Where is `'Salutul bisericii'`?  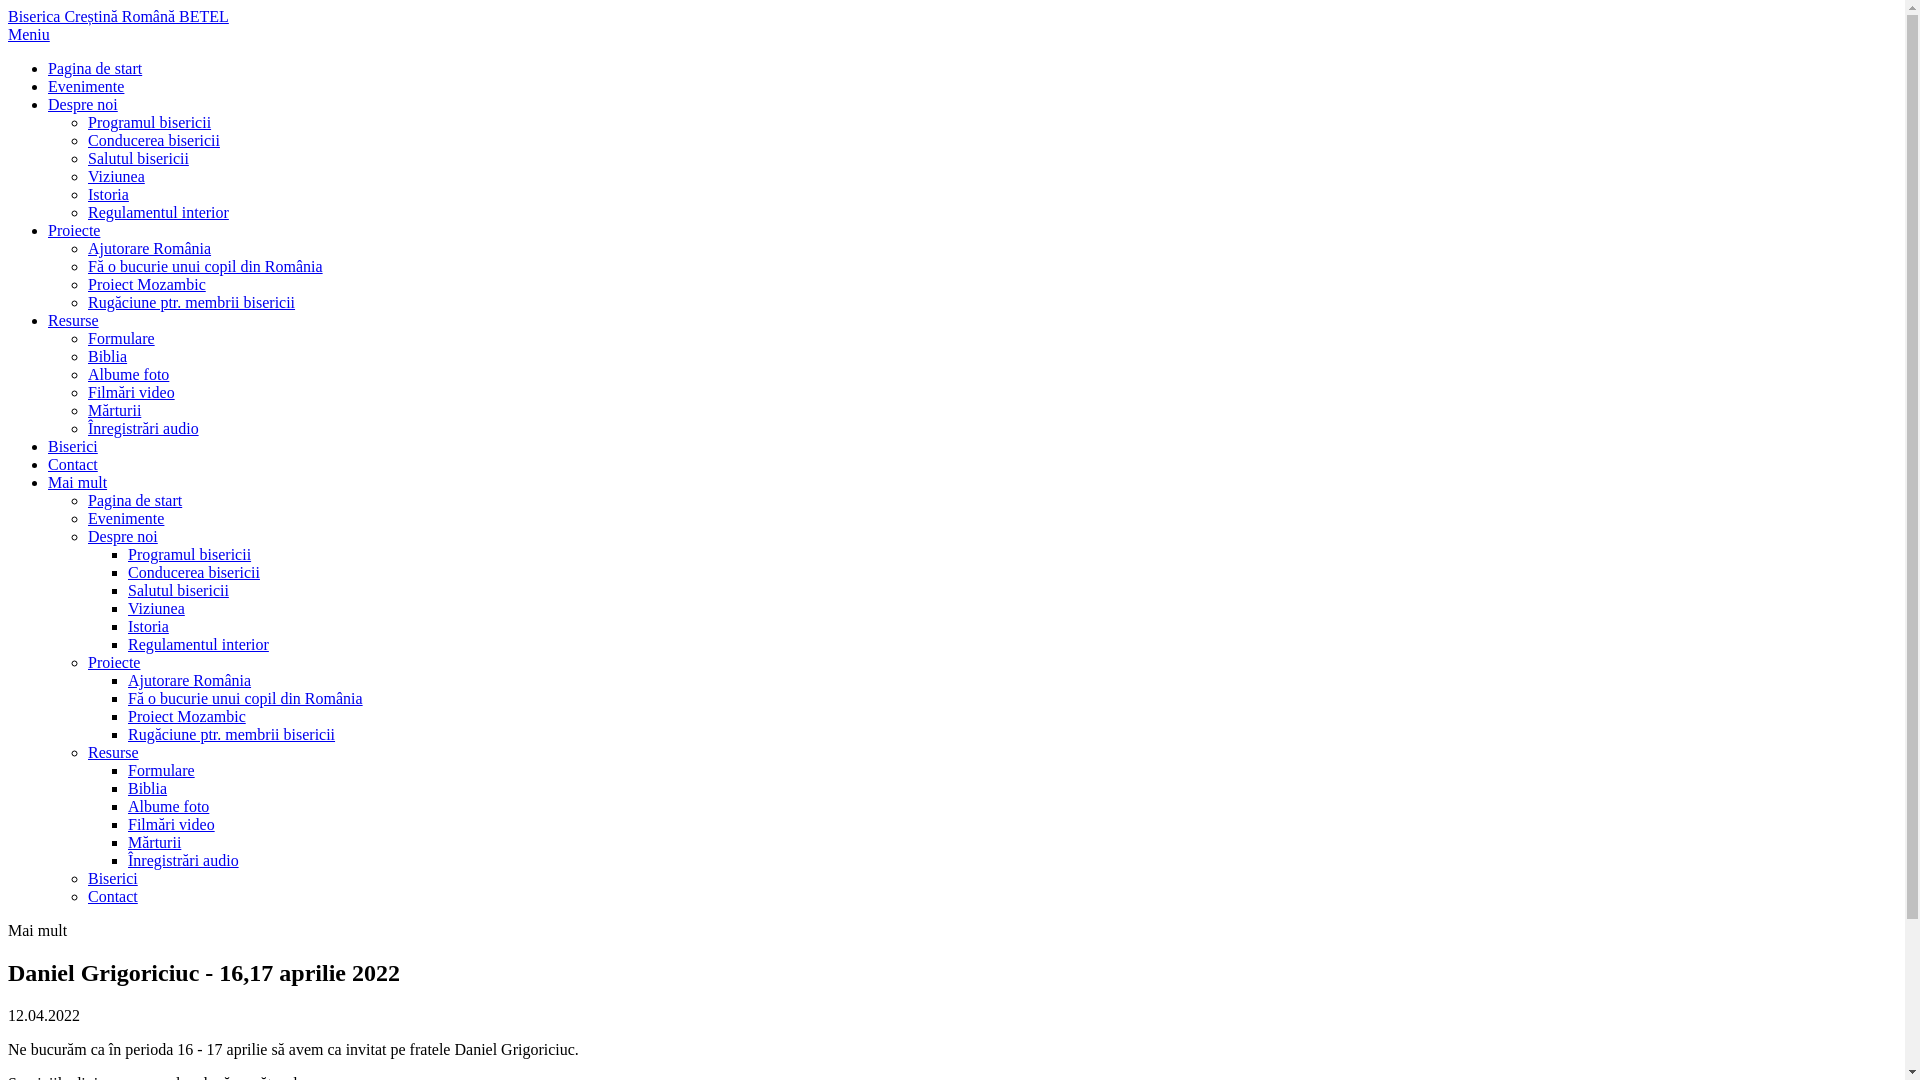
'Salutul bisericii' is located at coordinates (127, 589).